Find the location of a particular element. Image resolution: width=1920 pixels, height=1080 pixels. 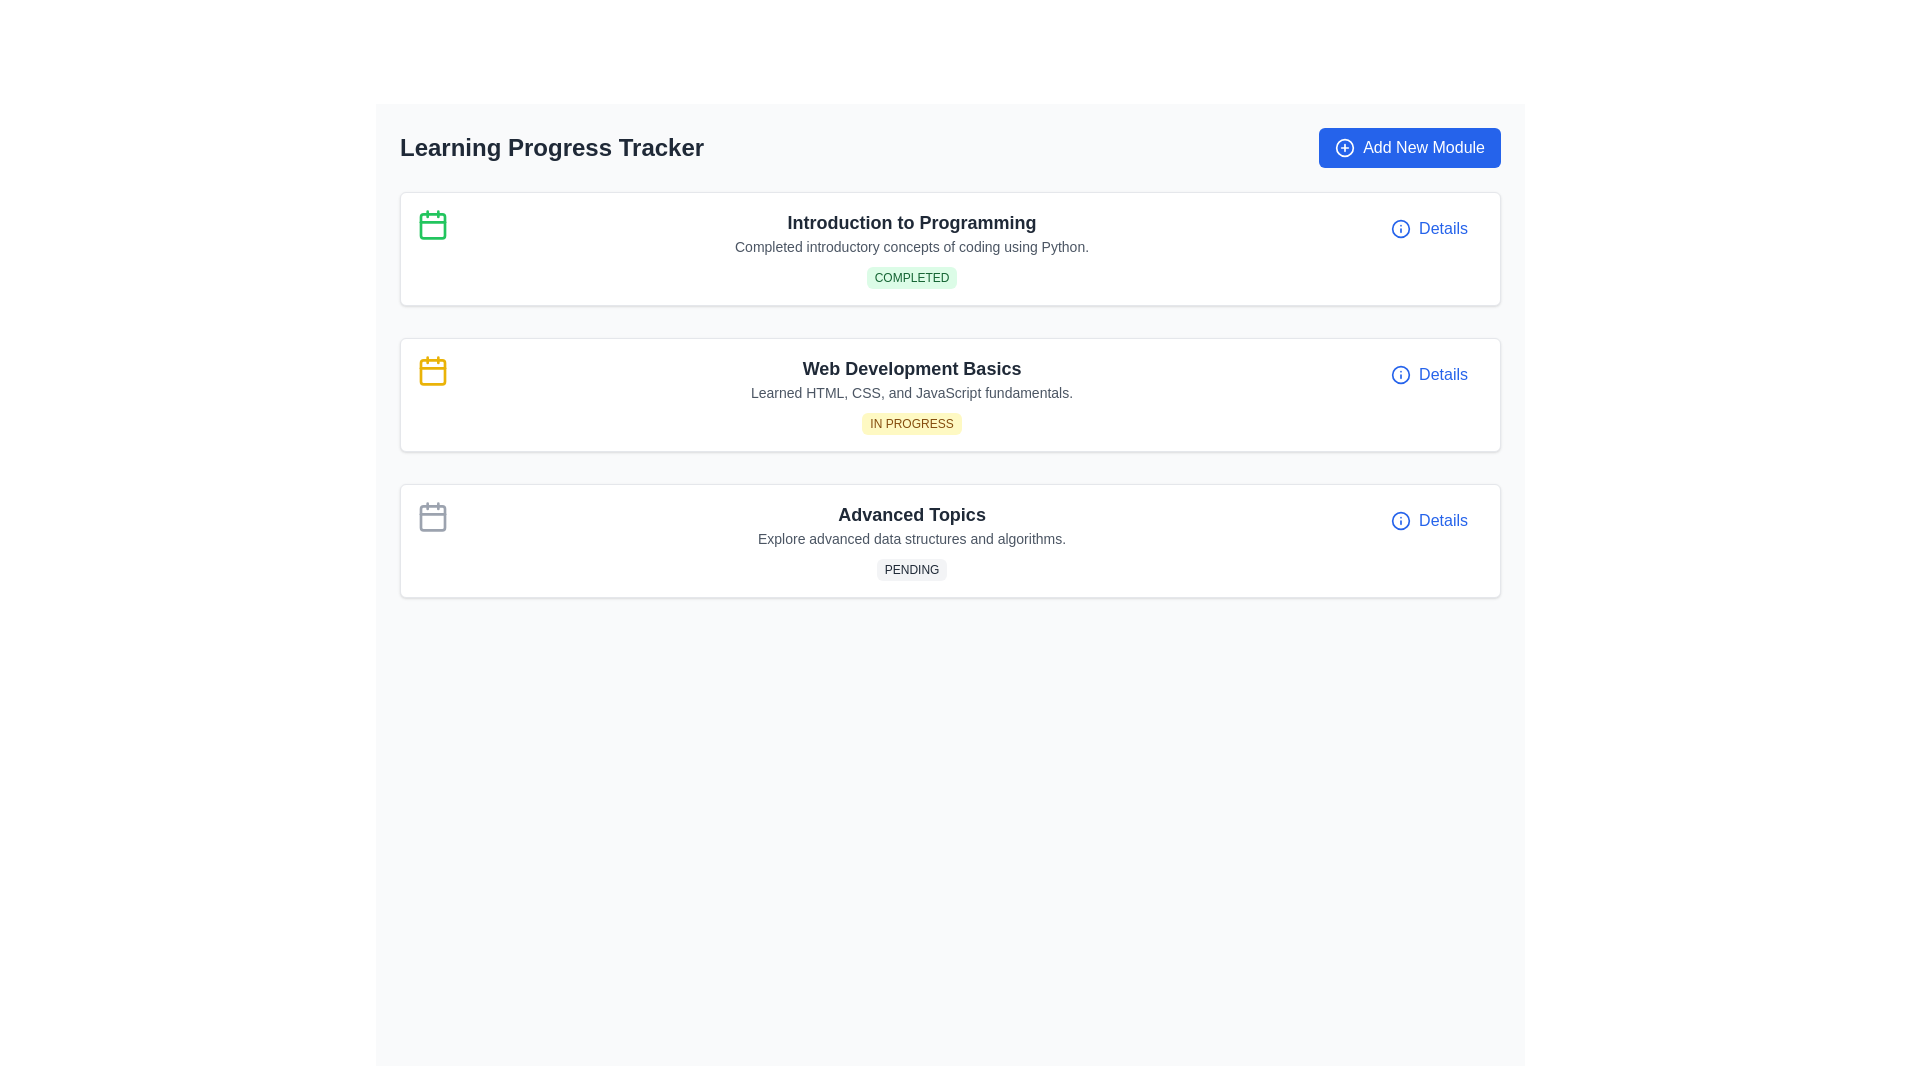

the text line that reads 'Explore advanced data structures and algorithms.', which is styled in a small gray font and positioned beneath 'Advanced Topics' and above 'PENDING.' is located at coordinates (911, 538).